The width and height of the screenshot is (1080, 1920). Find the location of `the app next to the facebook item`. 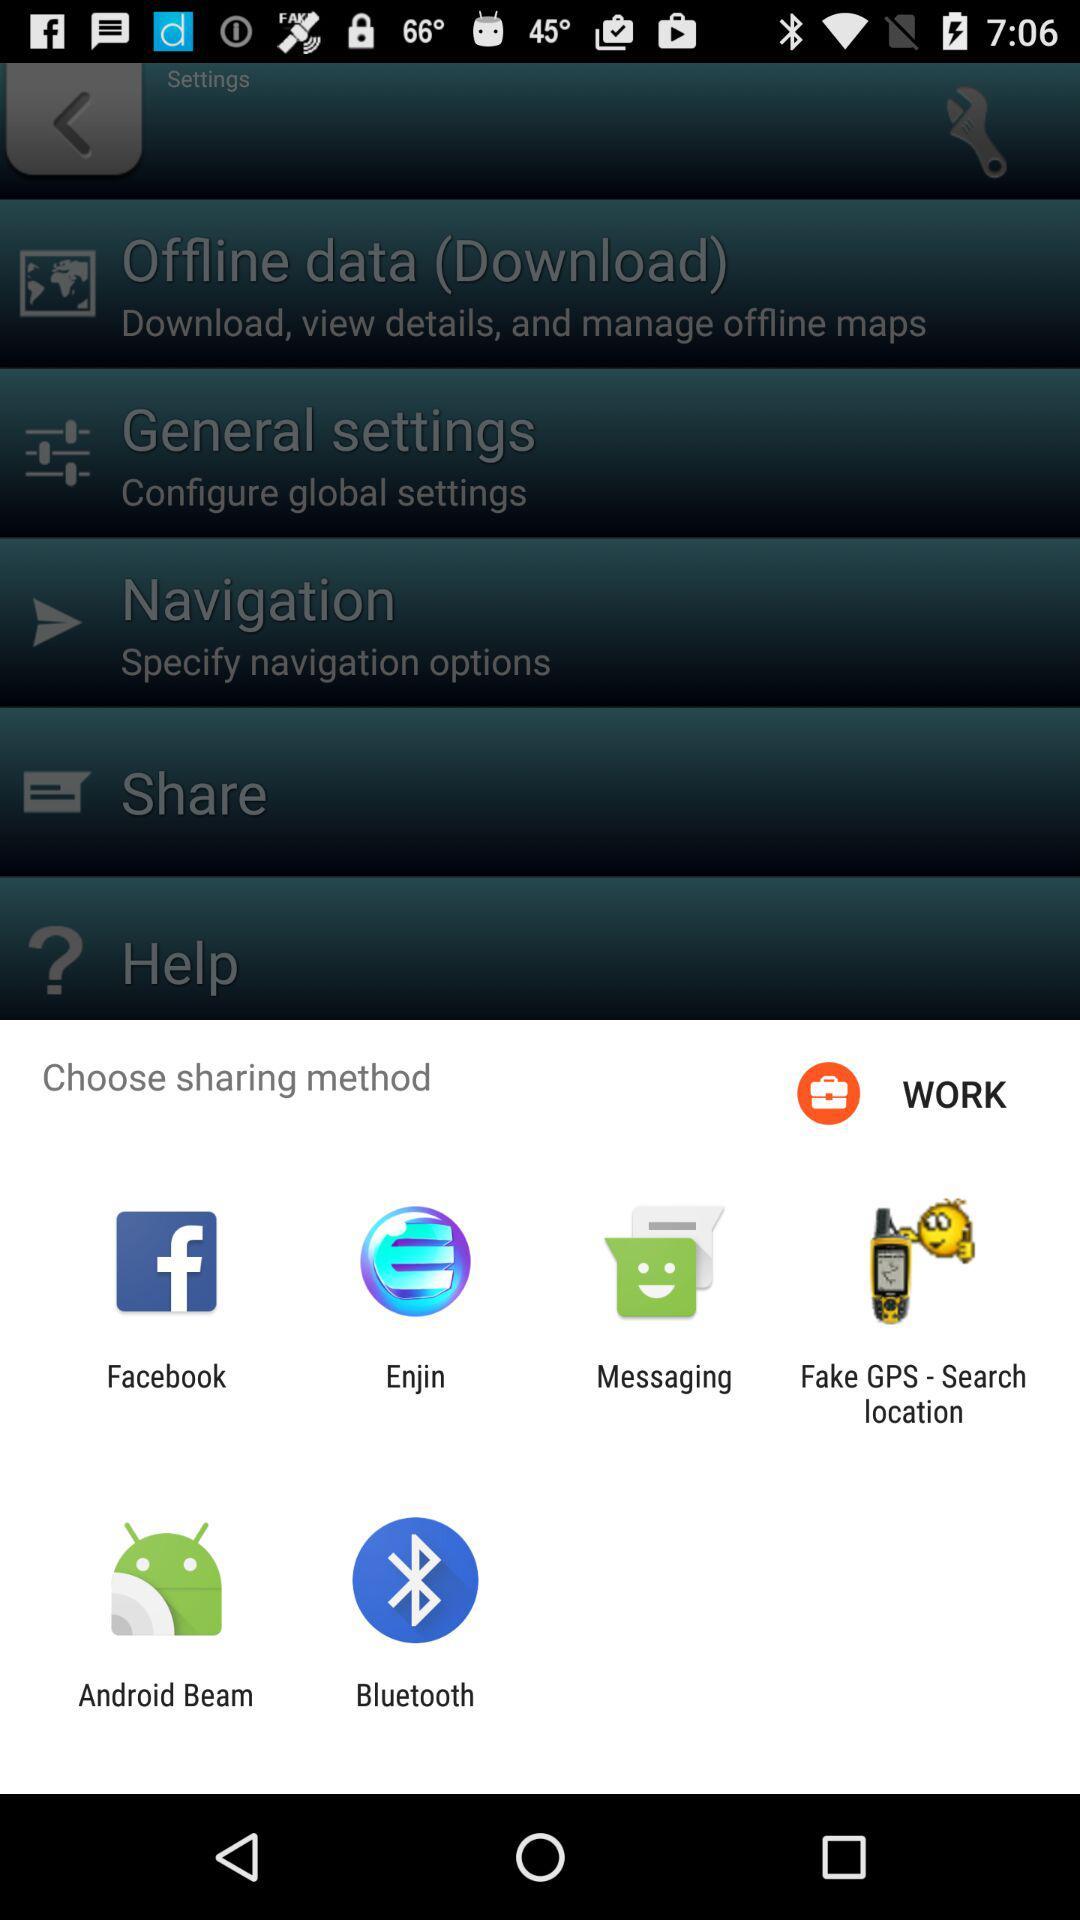

the app next to the facebook item is located at coordinates (414, 1392).